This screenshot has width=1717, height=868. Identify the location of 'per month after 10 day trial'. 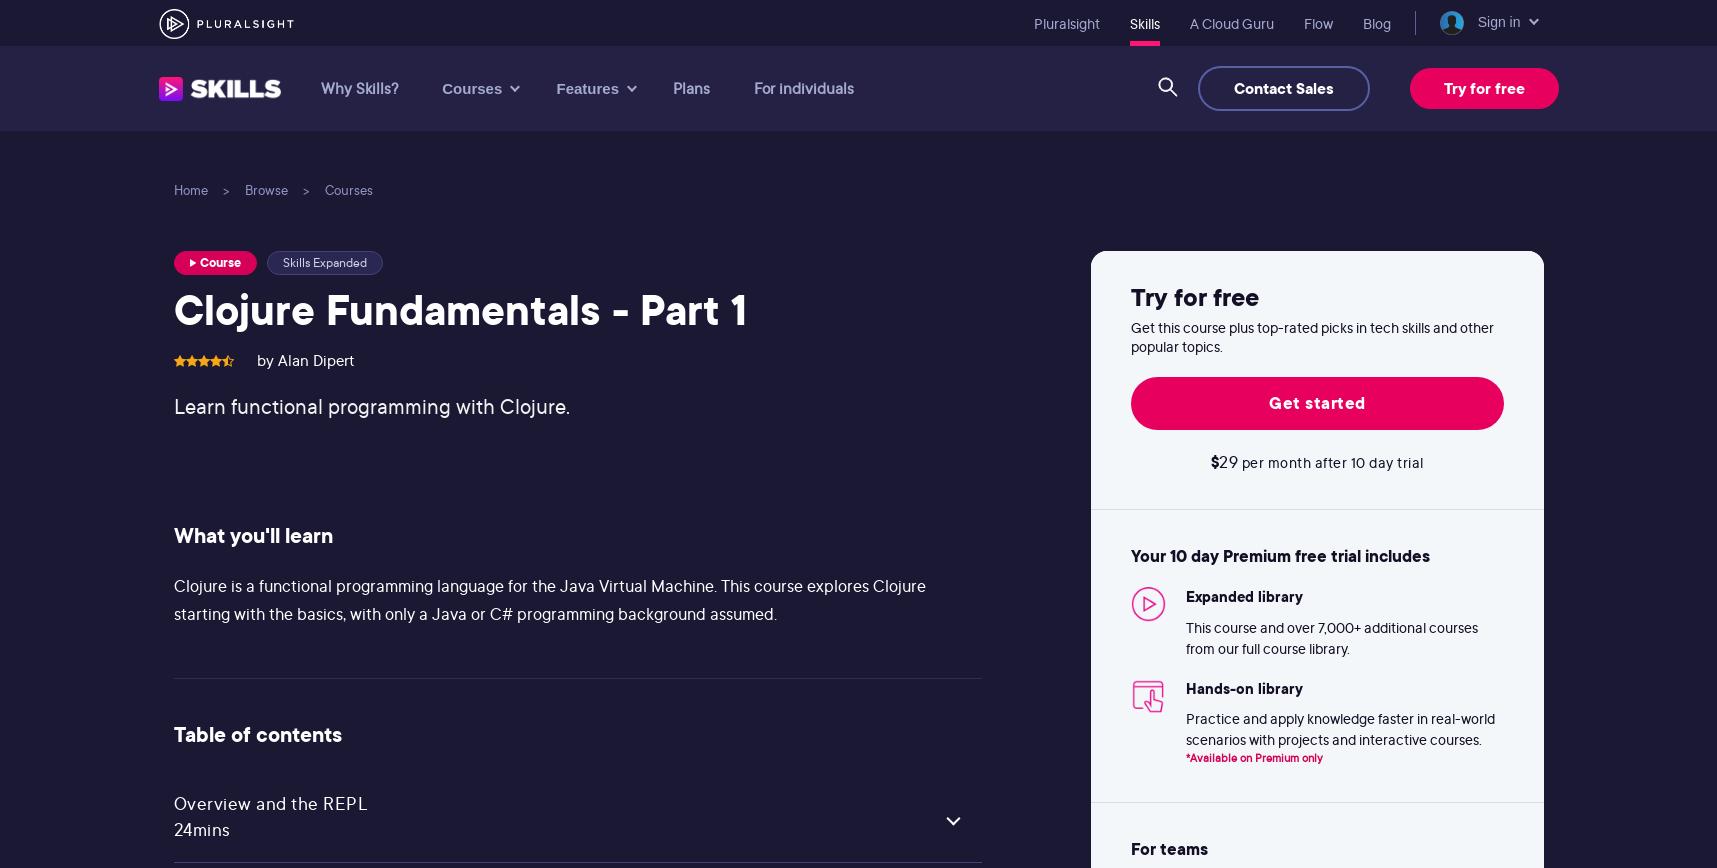
(1330, 462).